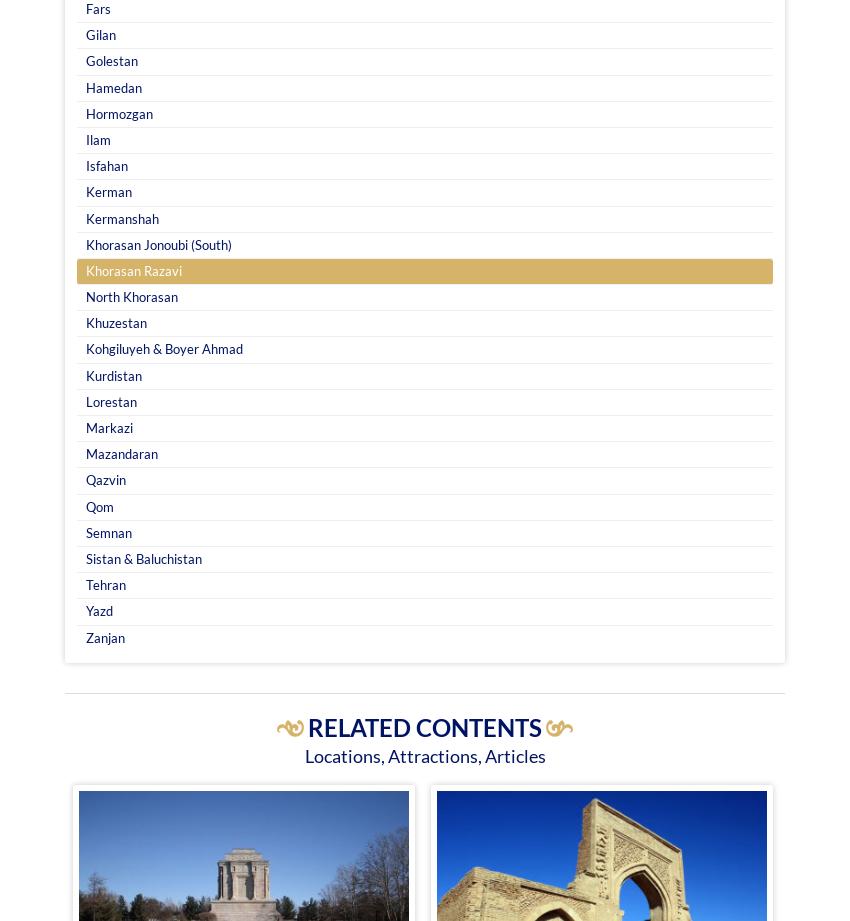  What do you see at coordinates (104, 636) in the screenshot?
I see `'Zanjan'` at bounding box center [104, 636].